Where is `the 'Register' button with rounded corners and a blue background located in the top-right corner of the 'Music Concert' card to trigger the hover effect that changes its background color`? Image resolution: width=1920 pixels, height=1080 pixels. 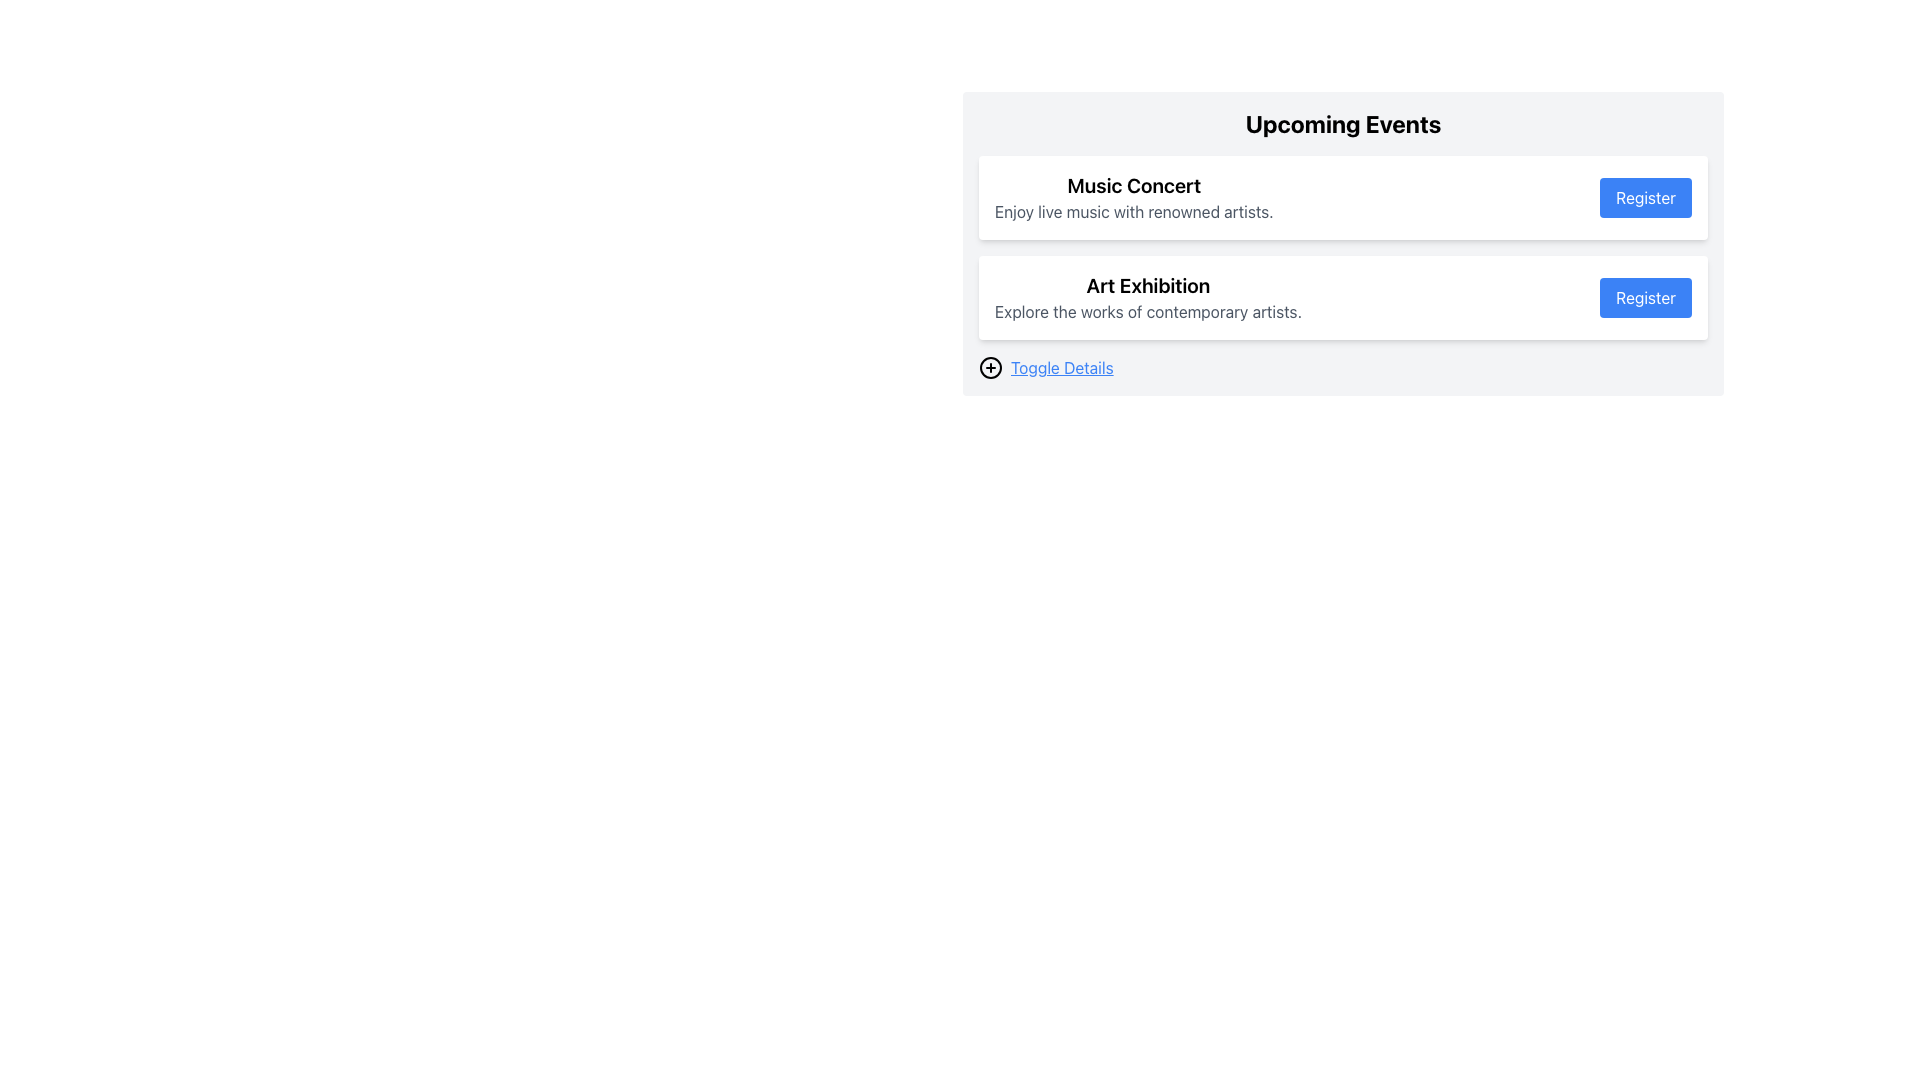
the 'Register' button with rounded corners and a blue background located in the top-right corner of the 'Music Concert' card to trigger the hover effect that changes its background color is located at coordinates (1646, 197).